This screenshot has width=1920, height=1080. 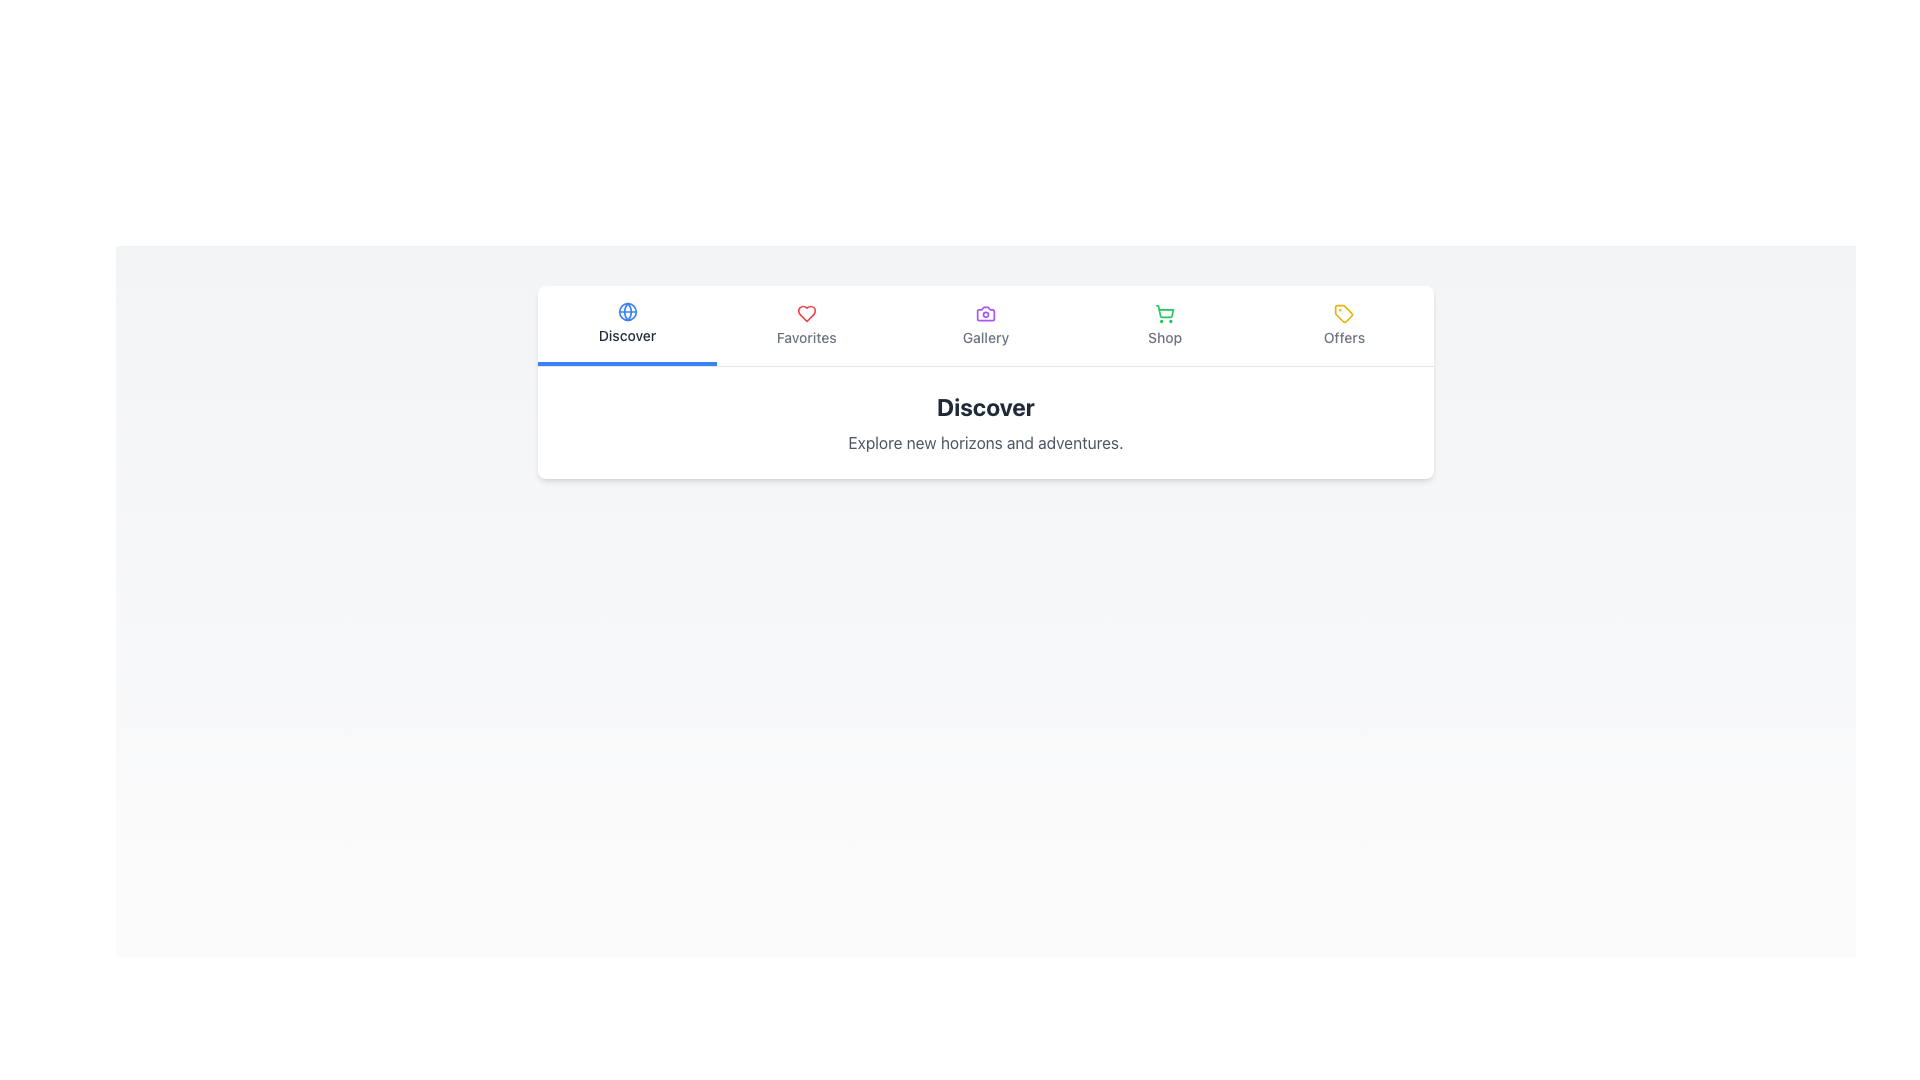 I want to click on the 'Offers' menu option, which is the fifth option in the horizontal navigation bar, so click(x=1344, y=325).